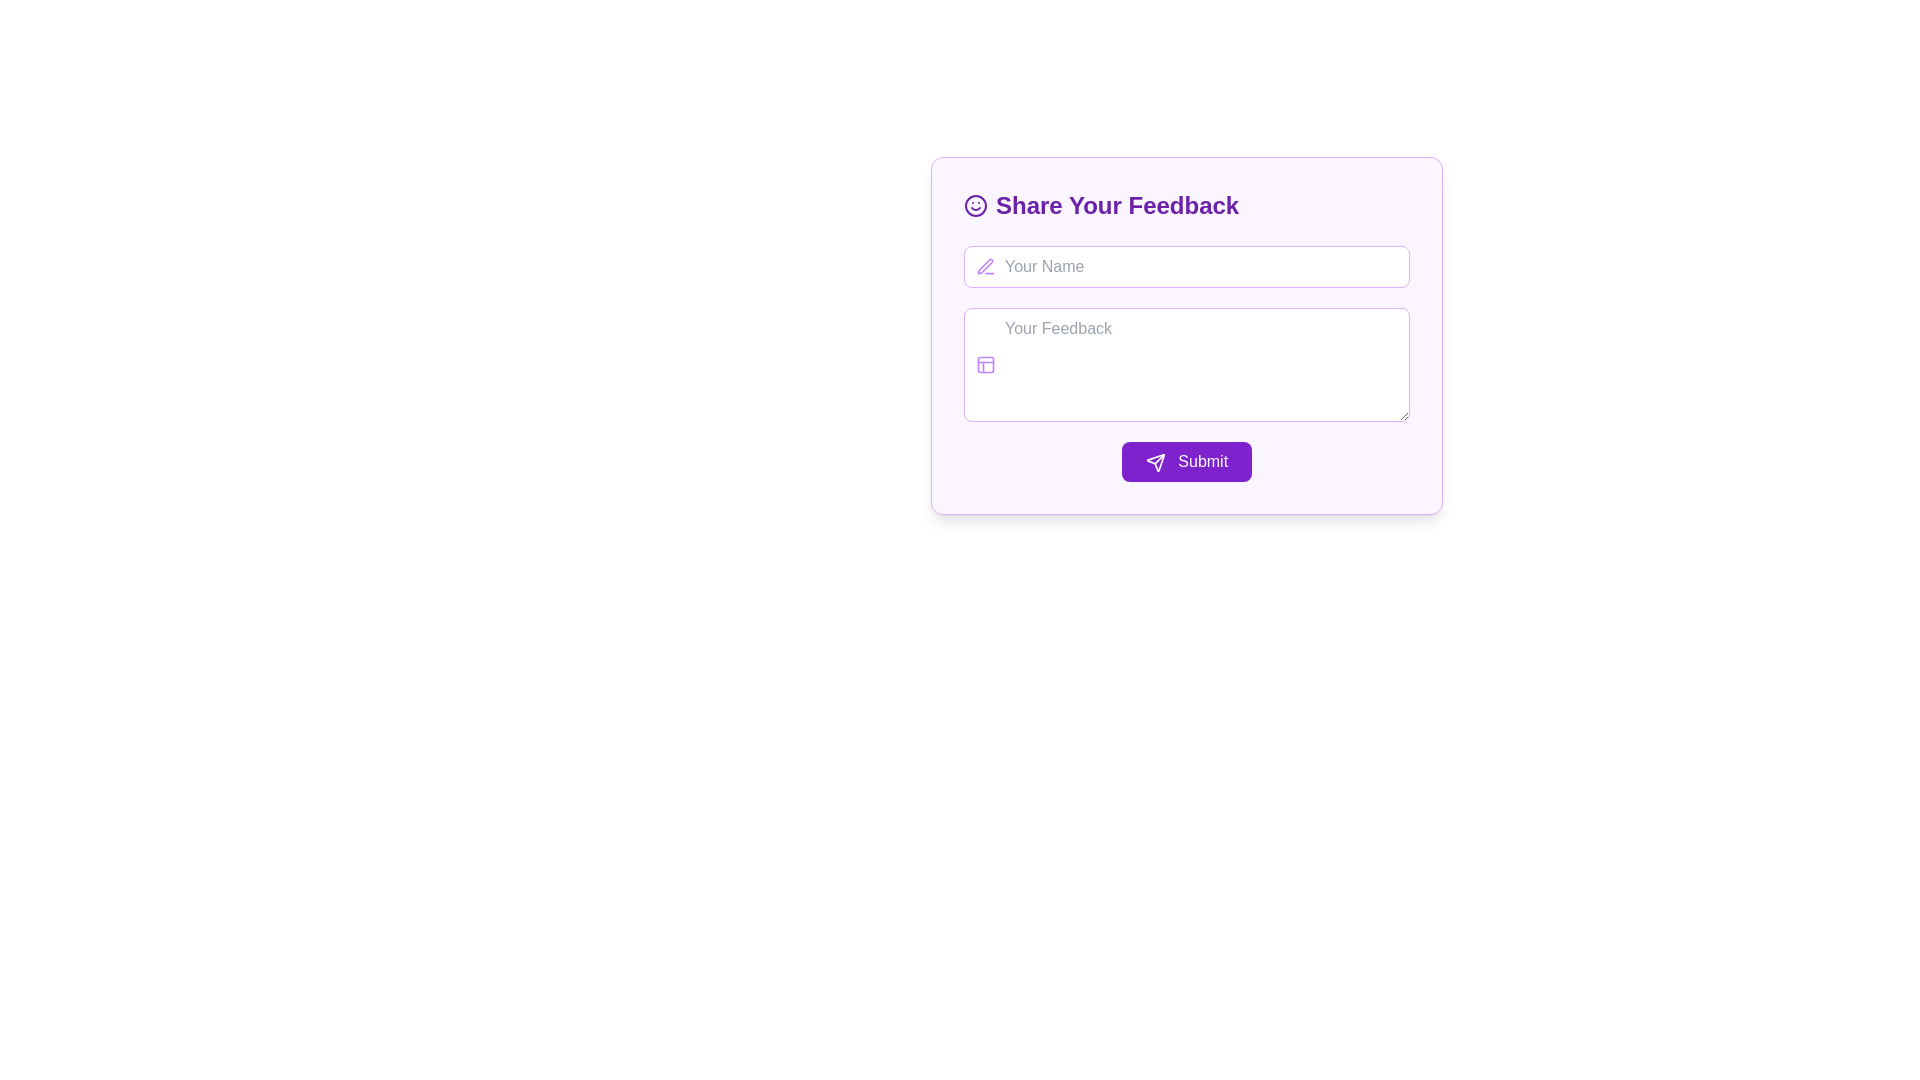 The image size is (1920, 1080). Describe the element at coordinates (1186, 205) in the screenshot. I see `the section header text with accompanying icon located at the top of the form, indicating the user's task or purpose of the form` at that location.